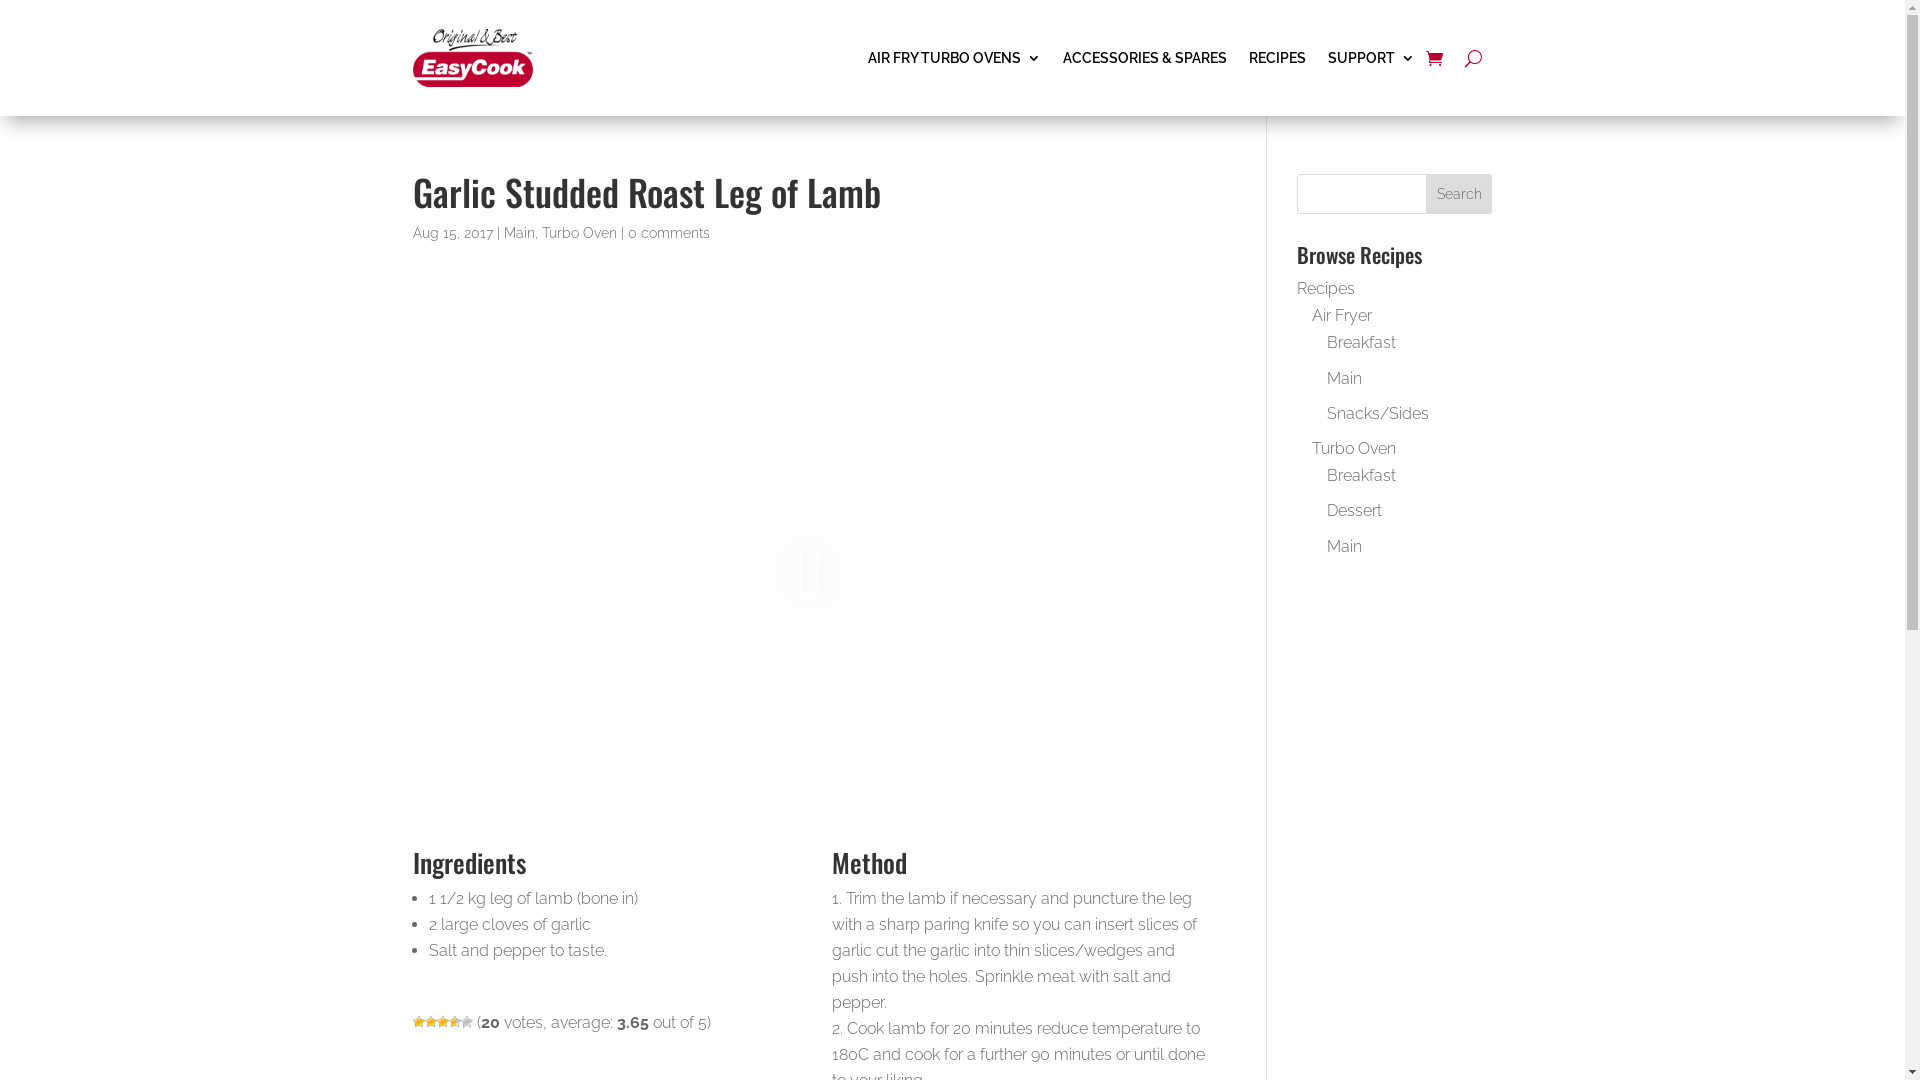  What do you see at coordinates (1344, 378) in the screenshot?
I see `'Main'` at bounding box center [1344, 378].